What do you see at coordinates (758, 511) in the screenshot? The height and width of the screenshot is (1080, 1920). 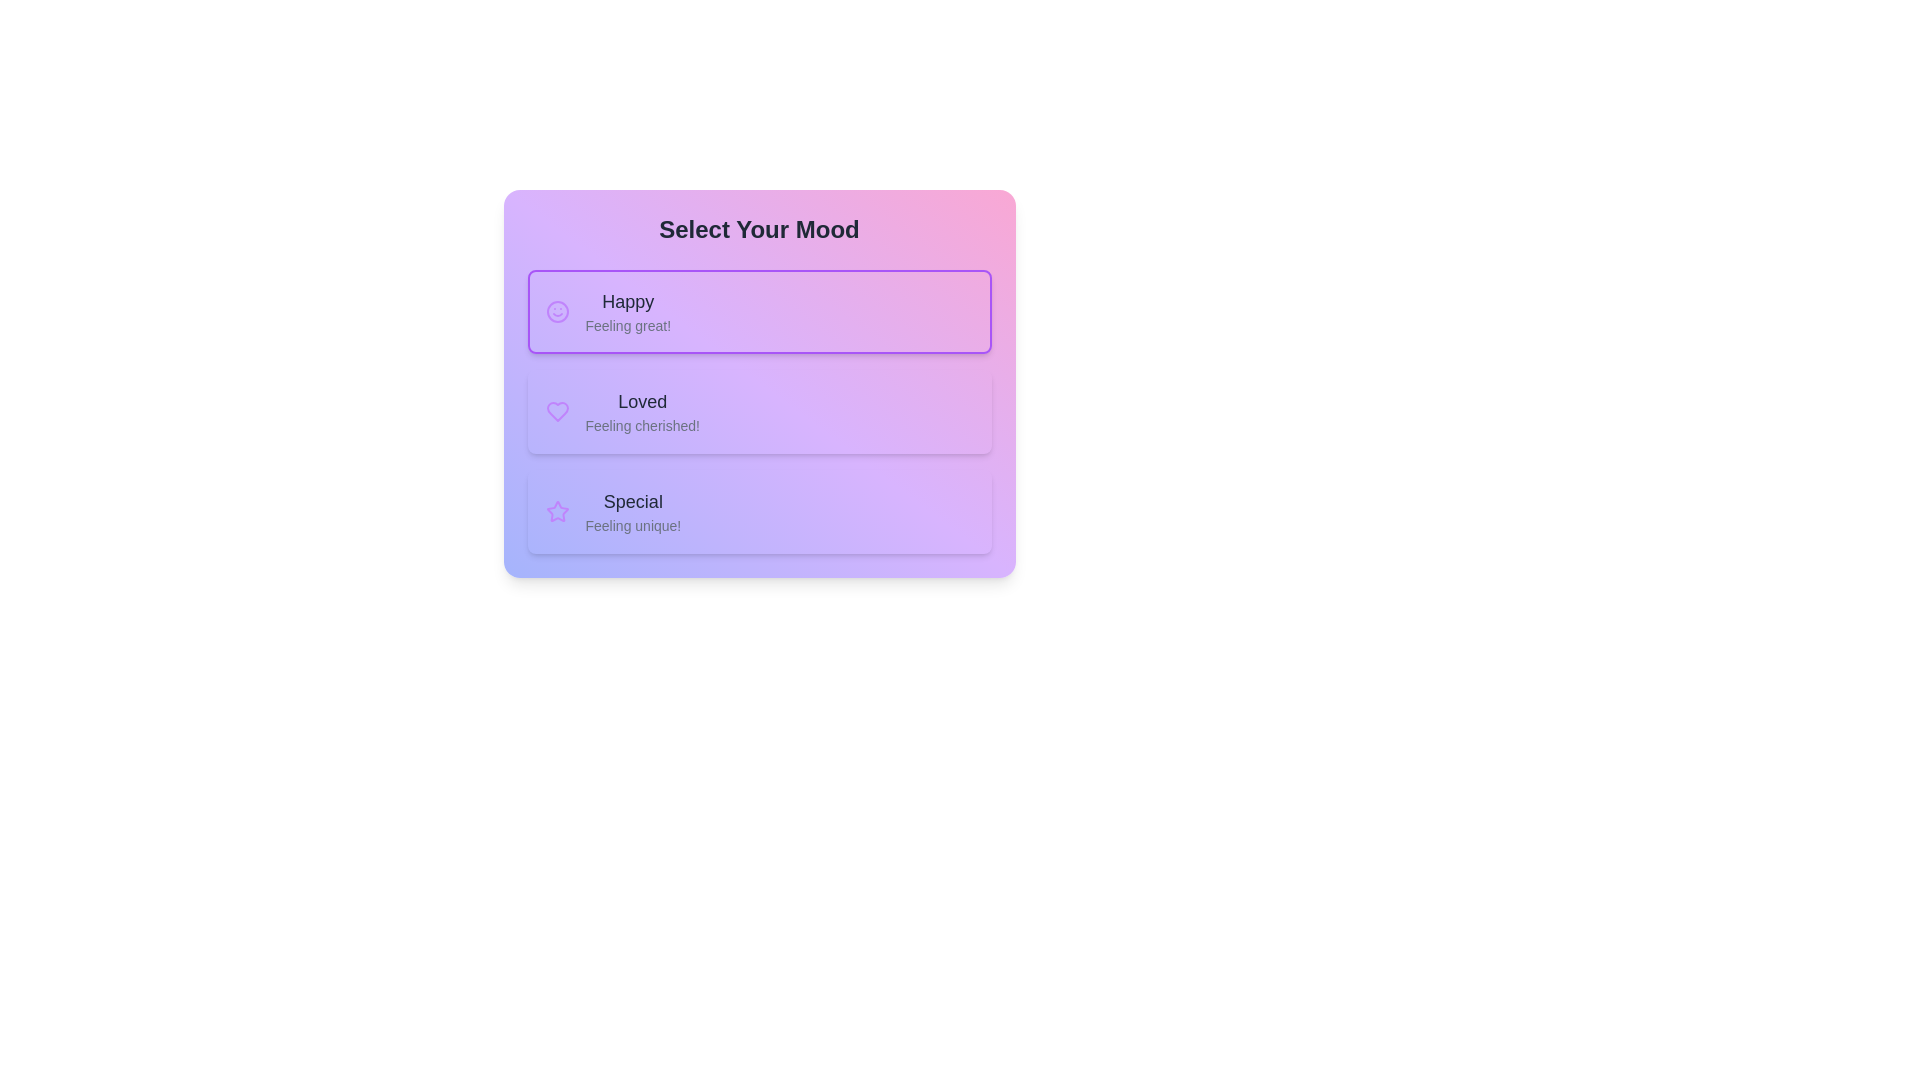 I see `the 'Special' mood card, which is the third card in a vertical stack layout, positioned below the 'Loved' card` at bounding box center [758, 511].